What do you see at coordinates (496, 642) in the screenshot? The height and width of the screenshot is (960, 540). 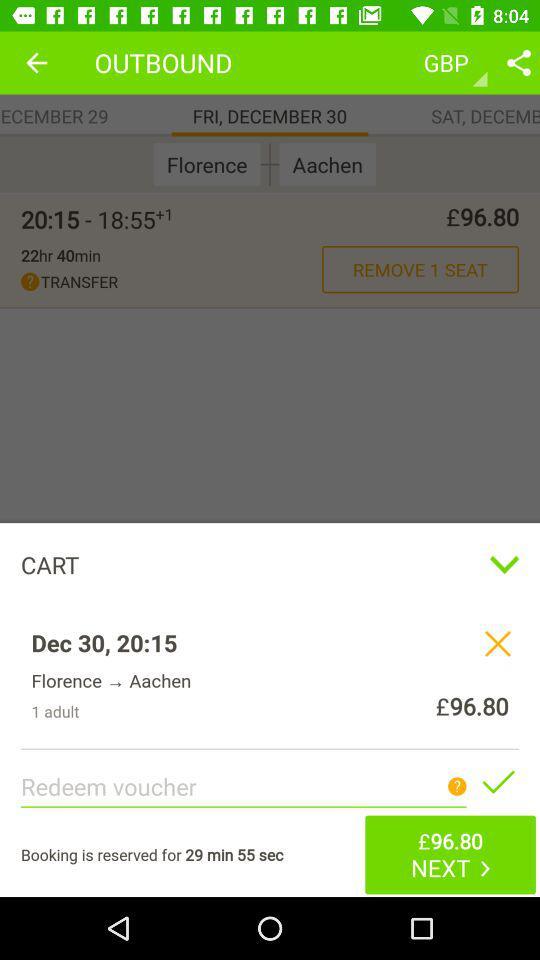 I see `cross mark` at bounding box center [496, 642].